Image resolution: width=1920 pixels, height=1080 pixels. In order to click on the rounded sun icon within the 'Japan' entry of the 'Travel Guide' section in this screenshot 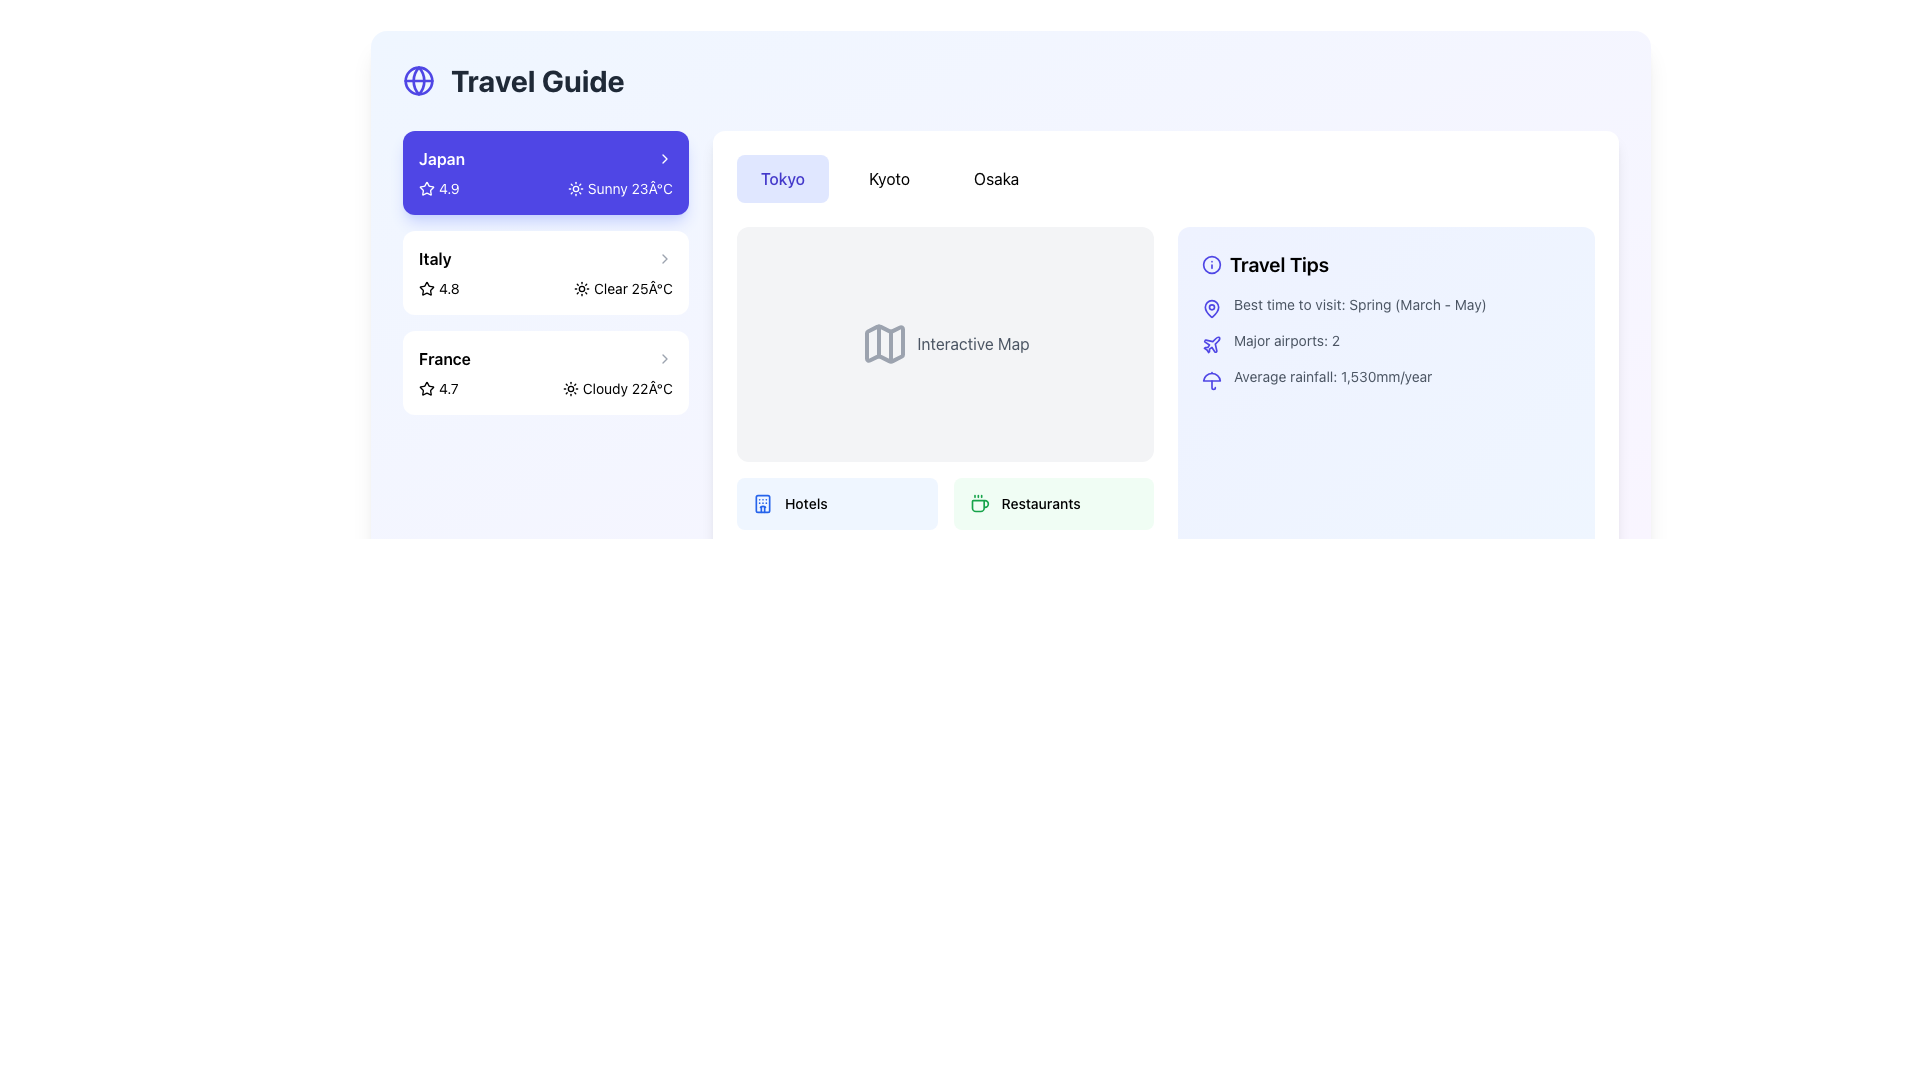, I will do `click(574, 189)`.